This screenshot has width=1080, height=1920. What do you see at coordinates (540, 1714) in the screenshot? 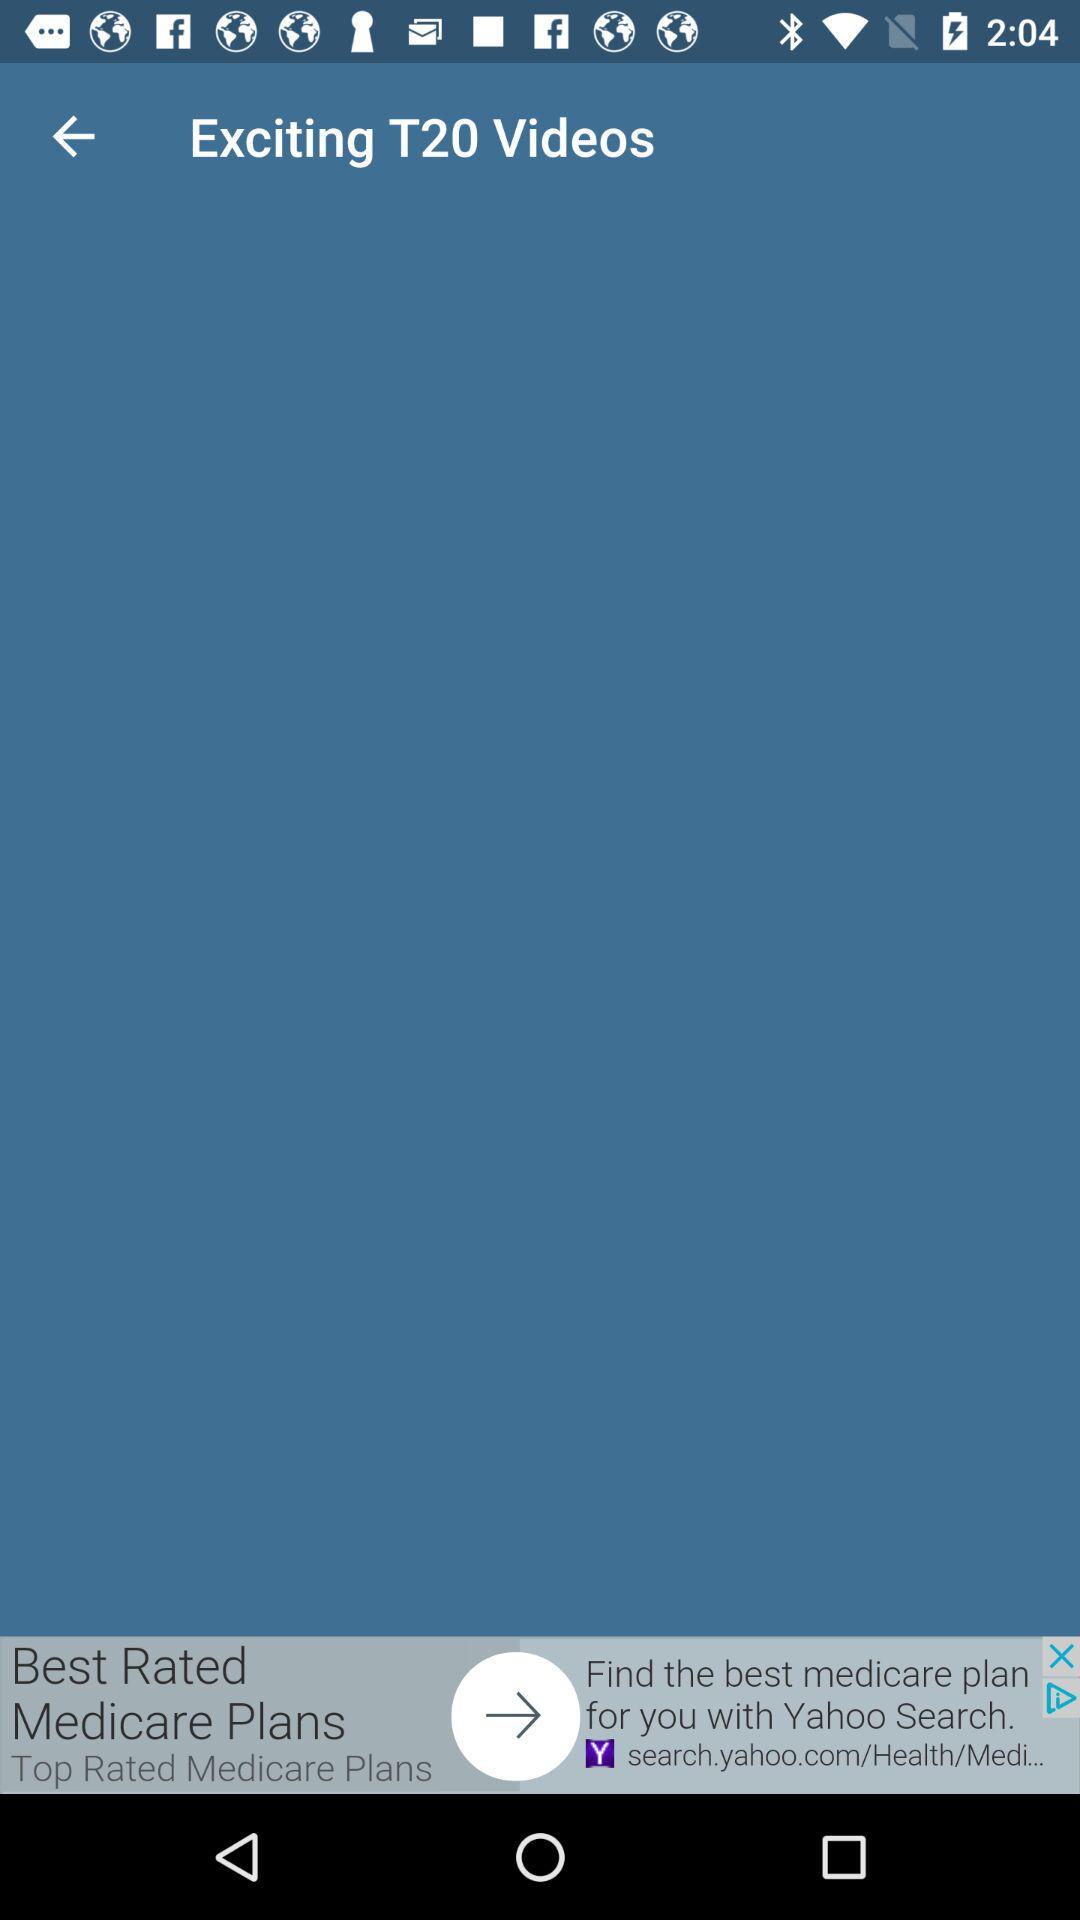
I see `sponsor advertisement for medicare plans` at bounding box center [540, 1714].